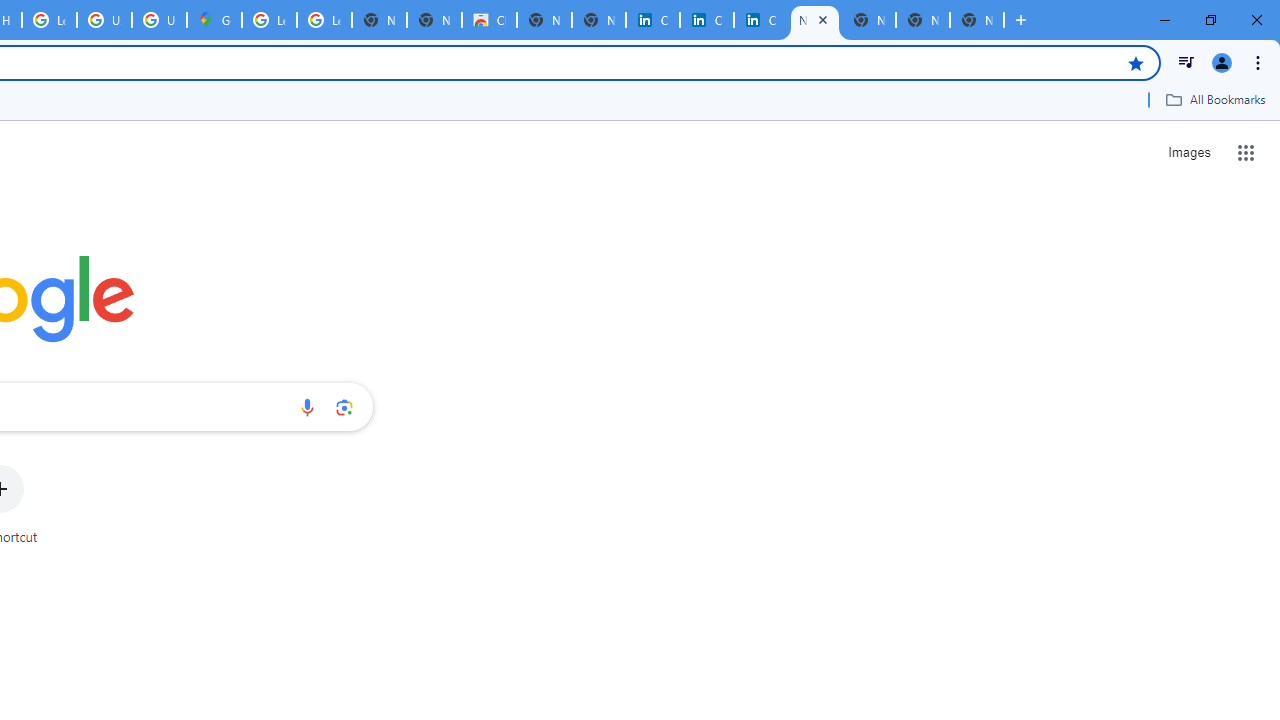 This screenshot has width=1280, height=720. What do you see at coordinates (214, 20) in the screenshot?
I see `'Google Maps'` at bounding box center [214, 20].